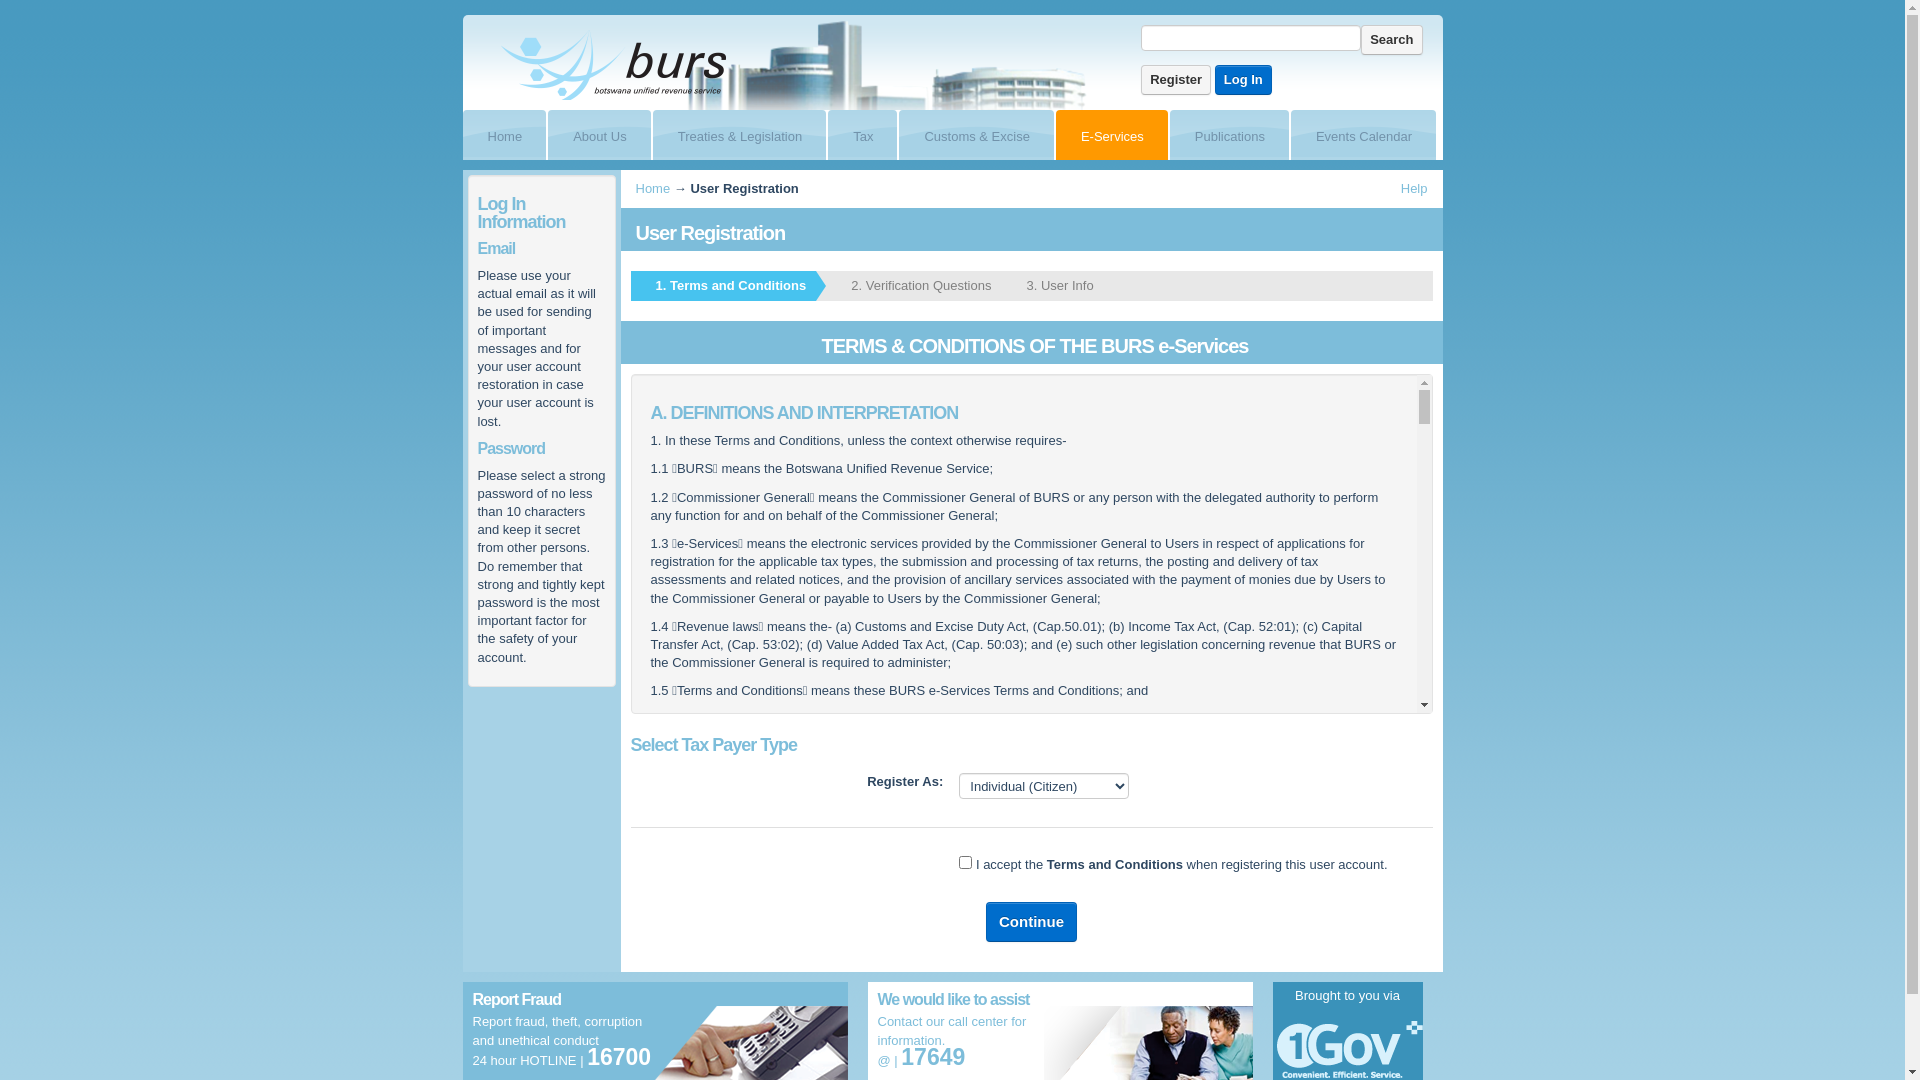 The image size is (1920, 1080). Describe the element at coordinates (1413, 188) in the screenshot. I see `'Help'` at that location.